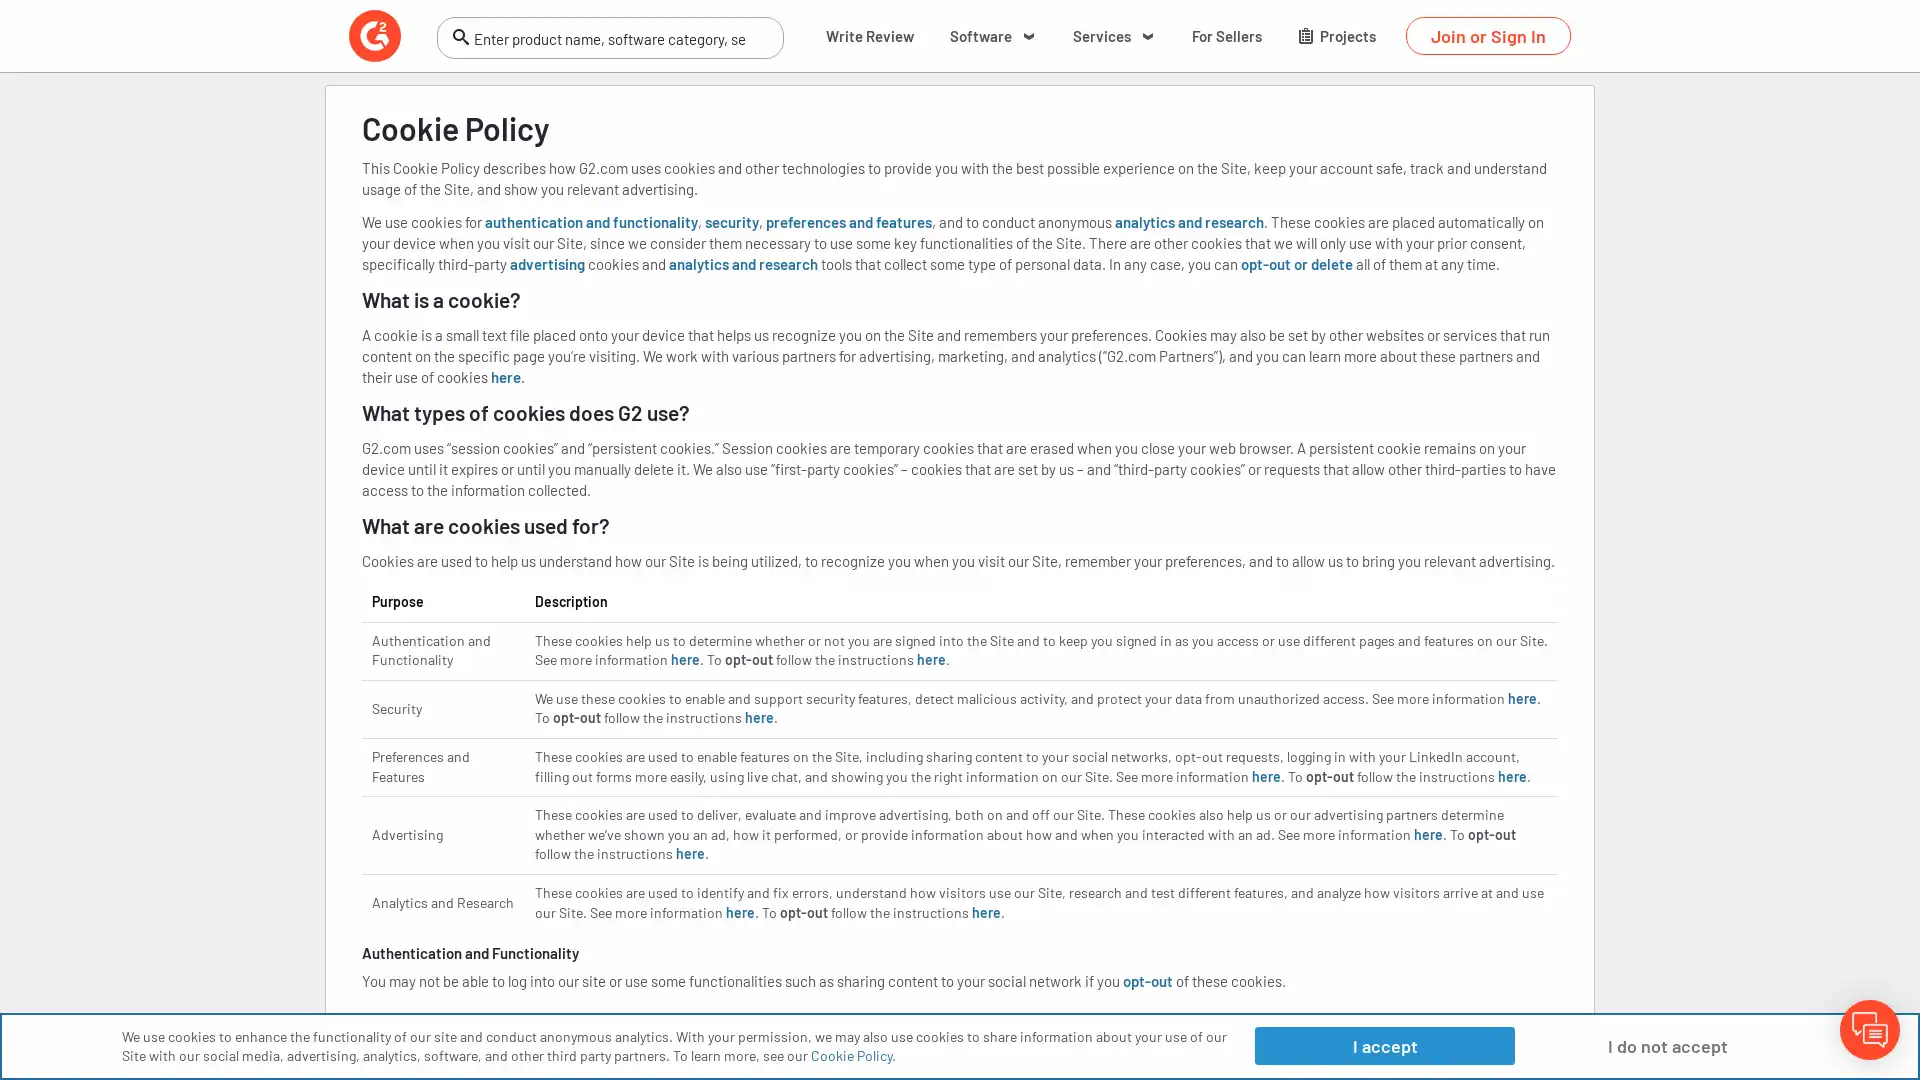 The width and height of the screenshot is (1920, 1080). What do you see at coordinates (1383, 1044) in the screenshot?
I see `I accept` at bounding box center [1383, 1044].